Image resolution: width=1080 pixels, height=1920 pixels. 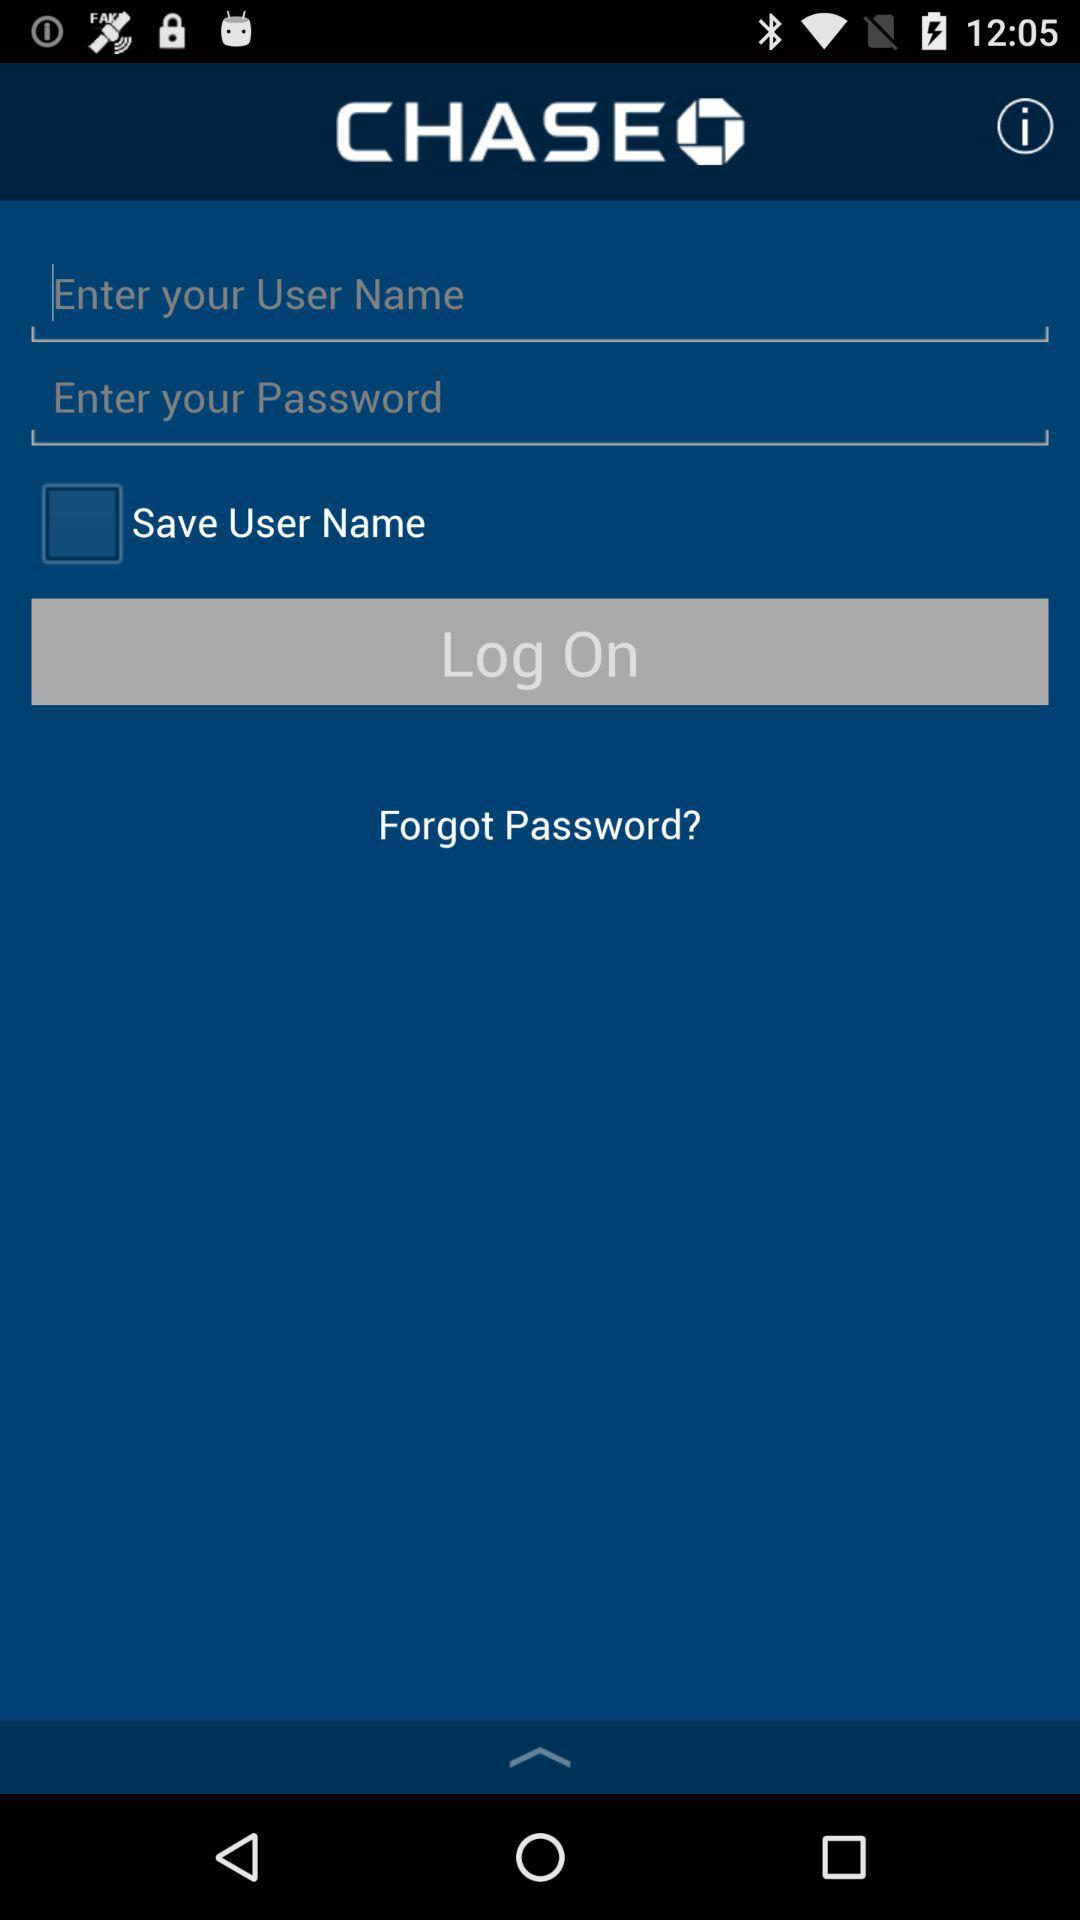 What do you see at coordinates (540, 1756) in the screenshot?
I see `swipe up` at bounding box center [540, 1756].